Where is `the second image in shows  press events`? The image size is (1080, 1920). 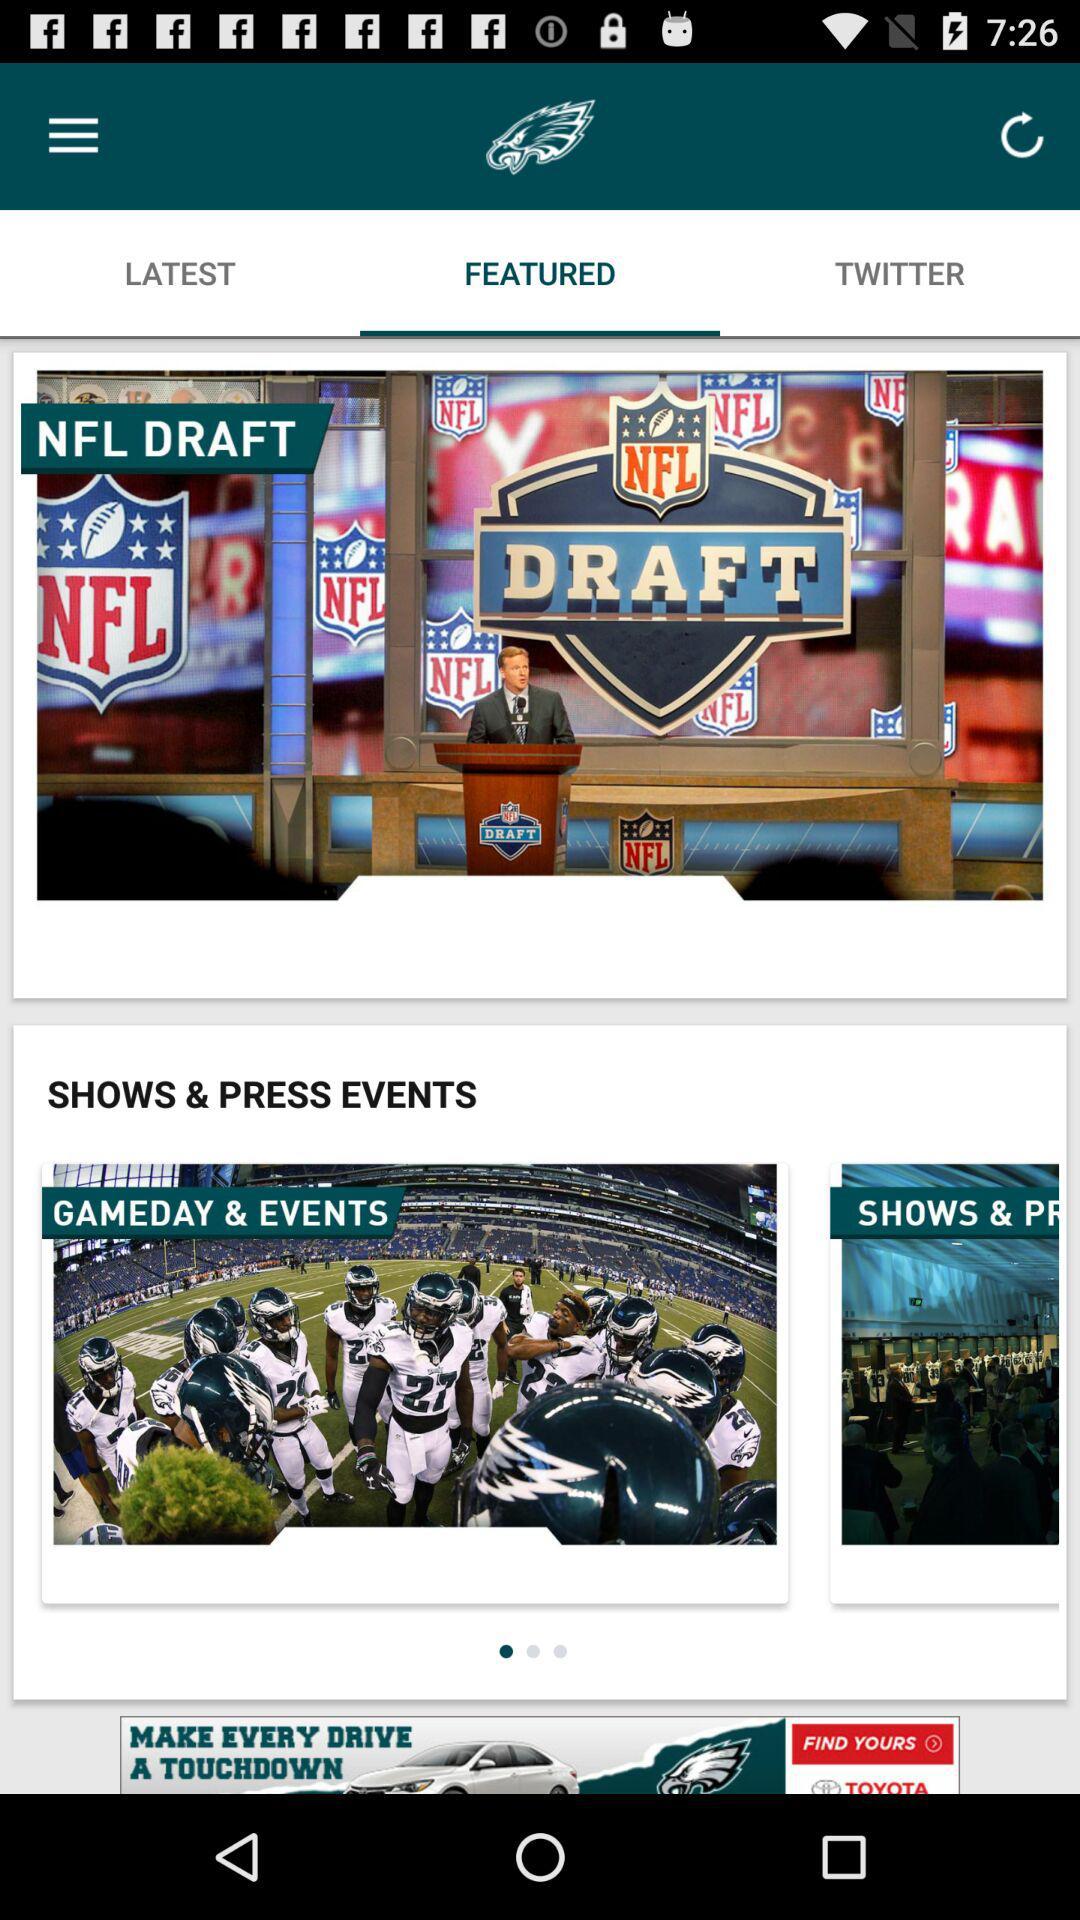
the second image in shows  press events is located at coordinates (941, 1382).